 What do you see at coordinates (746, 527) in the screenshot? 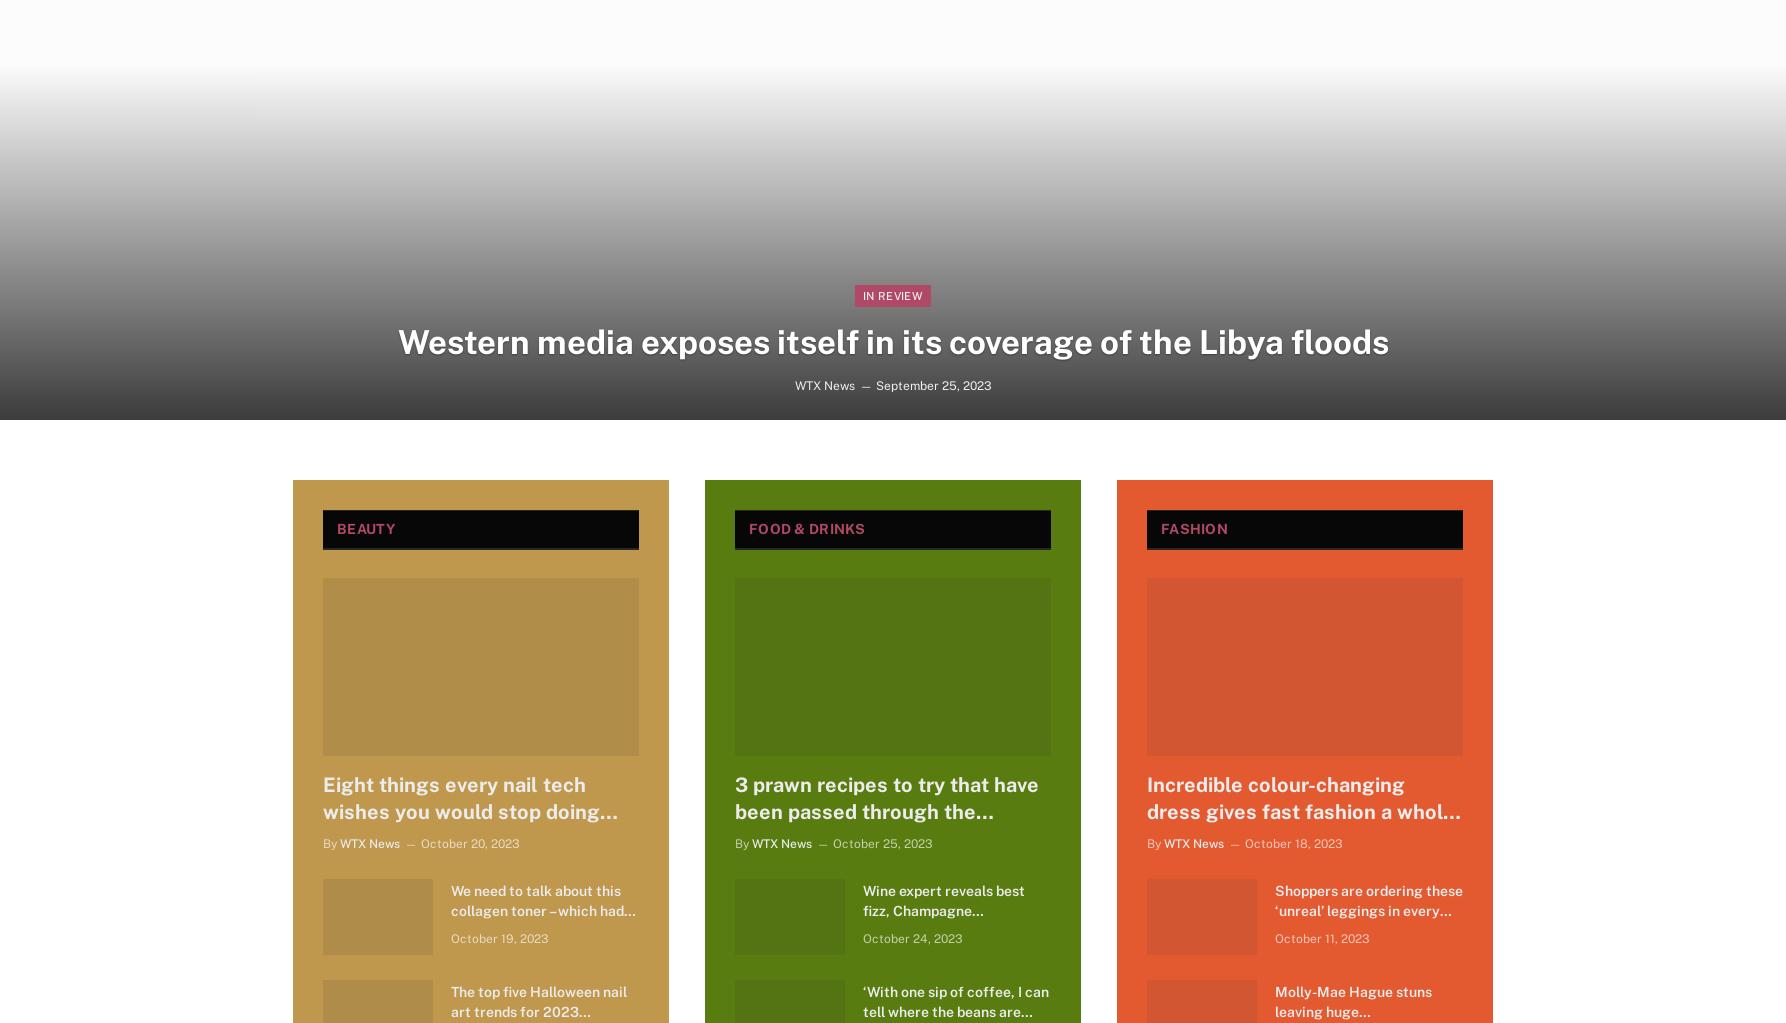
I see `'Food & Drinks'` at bounding box center [746, 527].